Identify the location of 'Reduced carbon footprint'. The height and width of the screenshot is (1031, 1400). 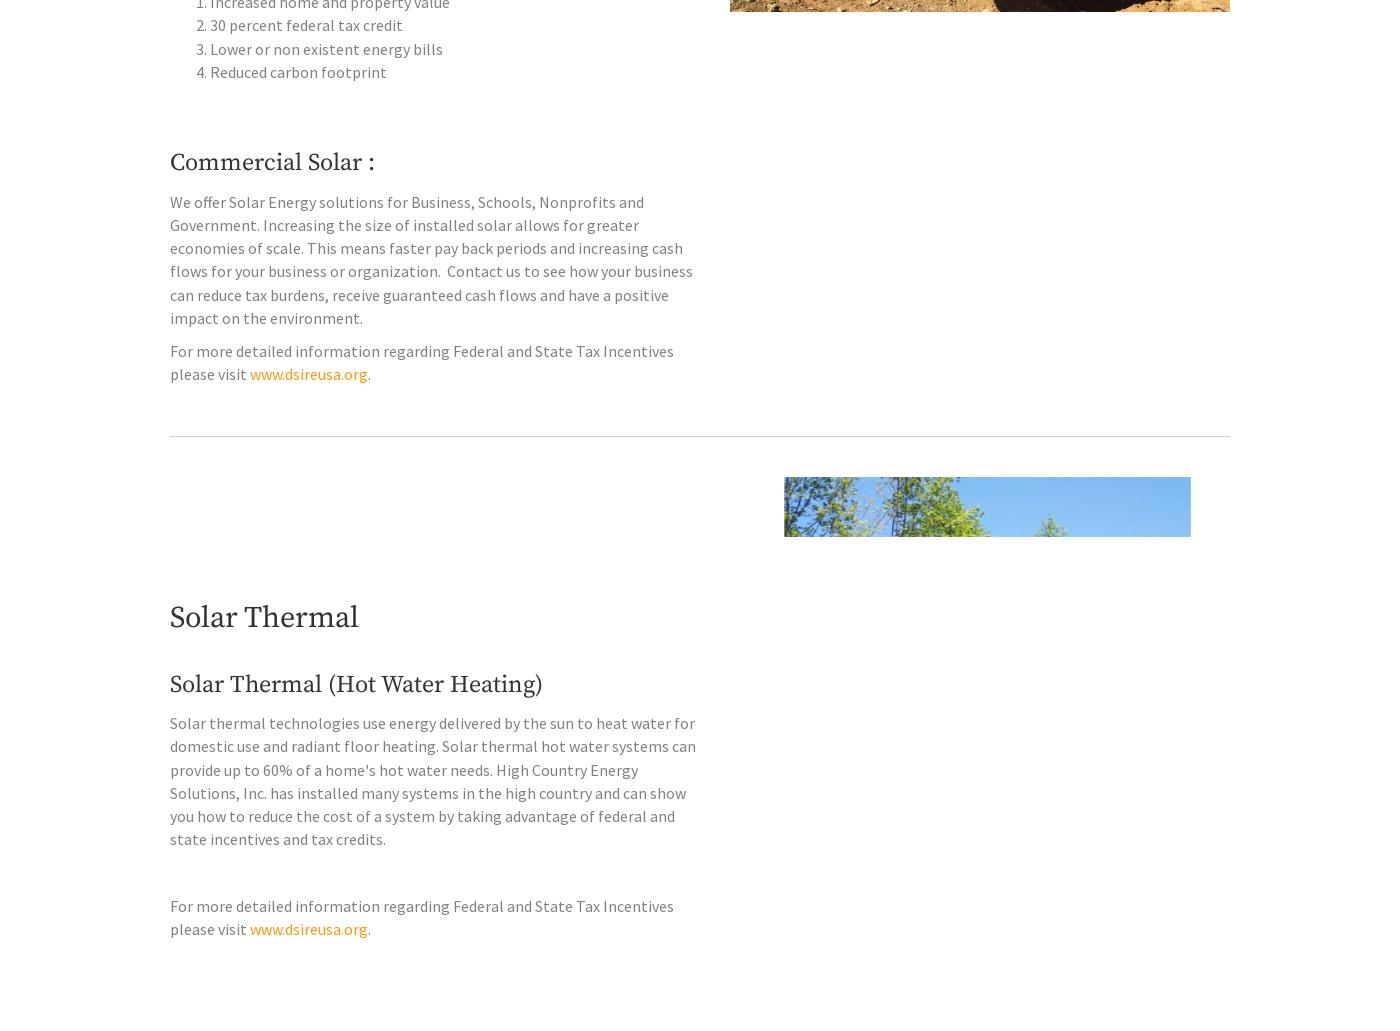
(298, 111).